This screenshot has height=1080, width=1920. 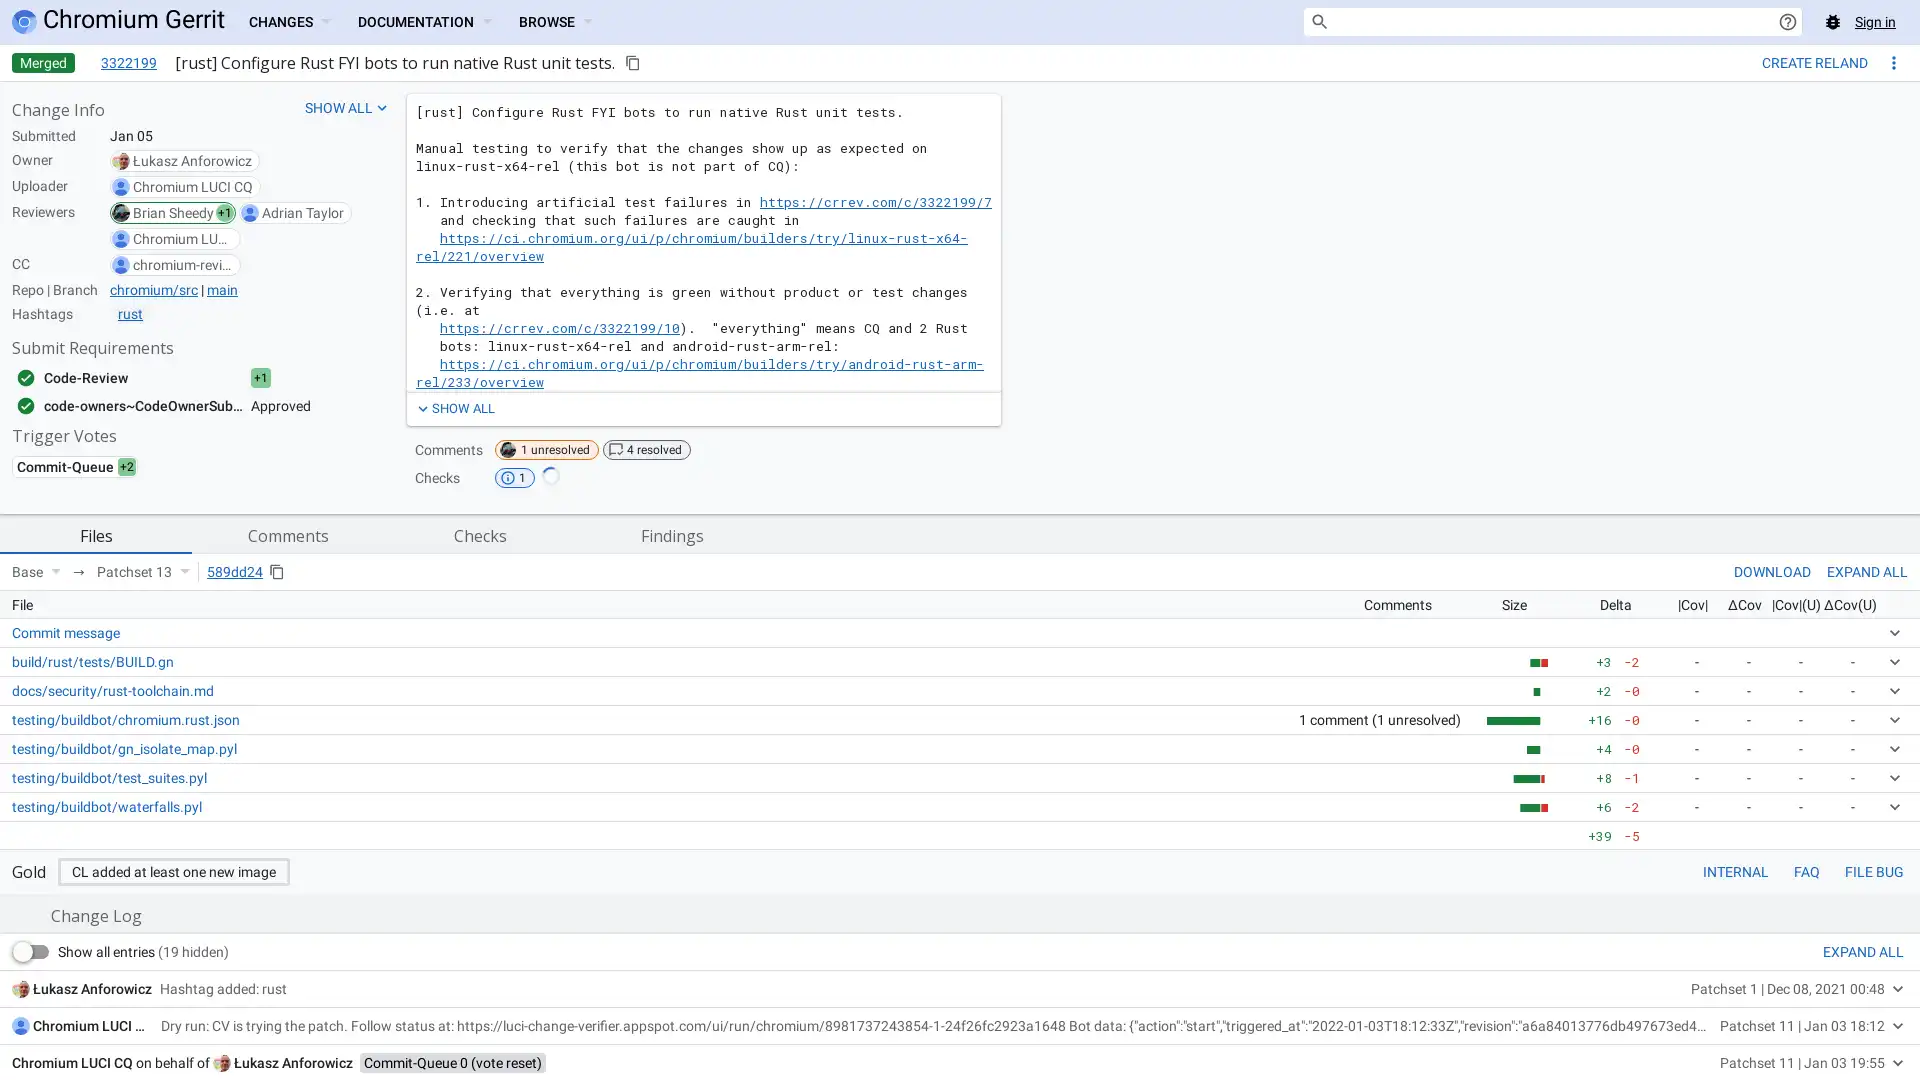 I want to click on Adrian Taylor, so click(x=301, y=212).